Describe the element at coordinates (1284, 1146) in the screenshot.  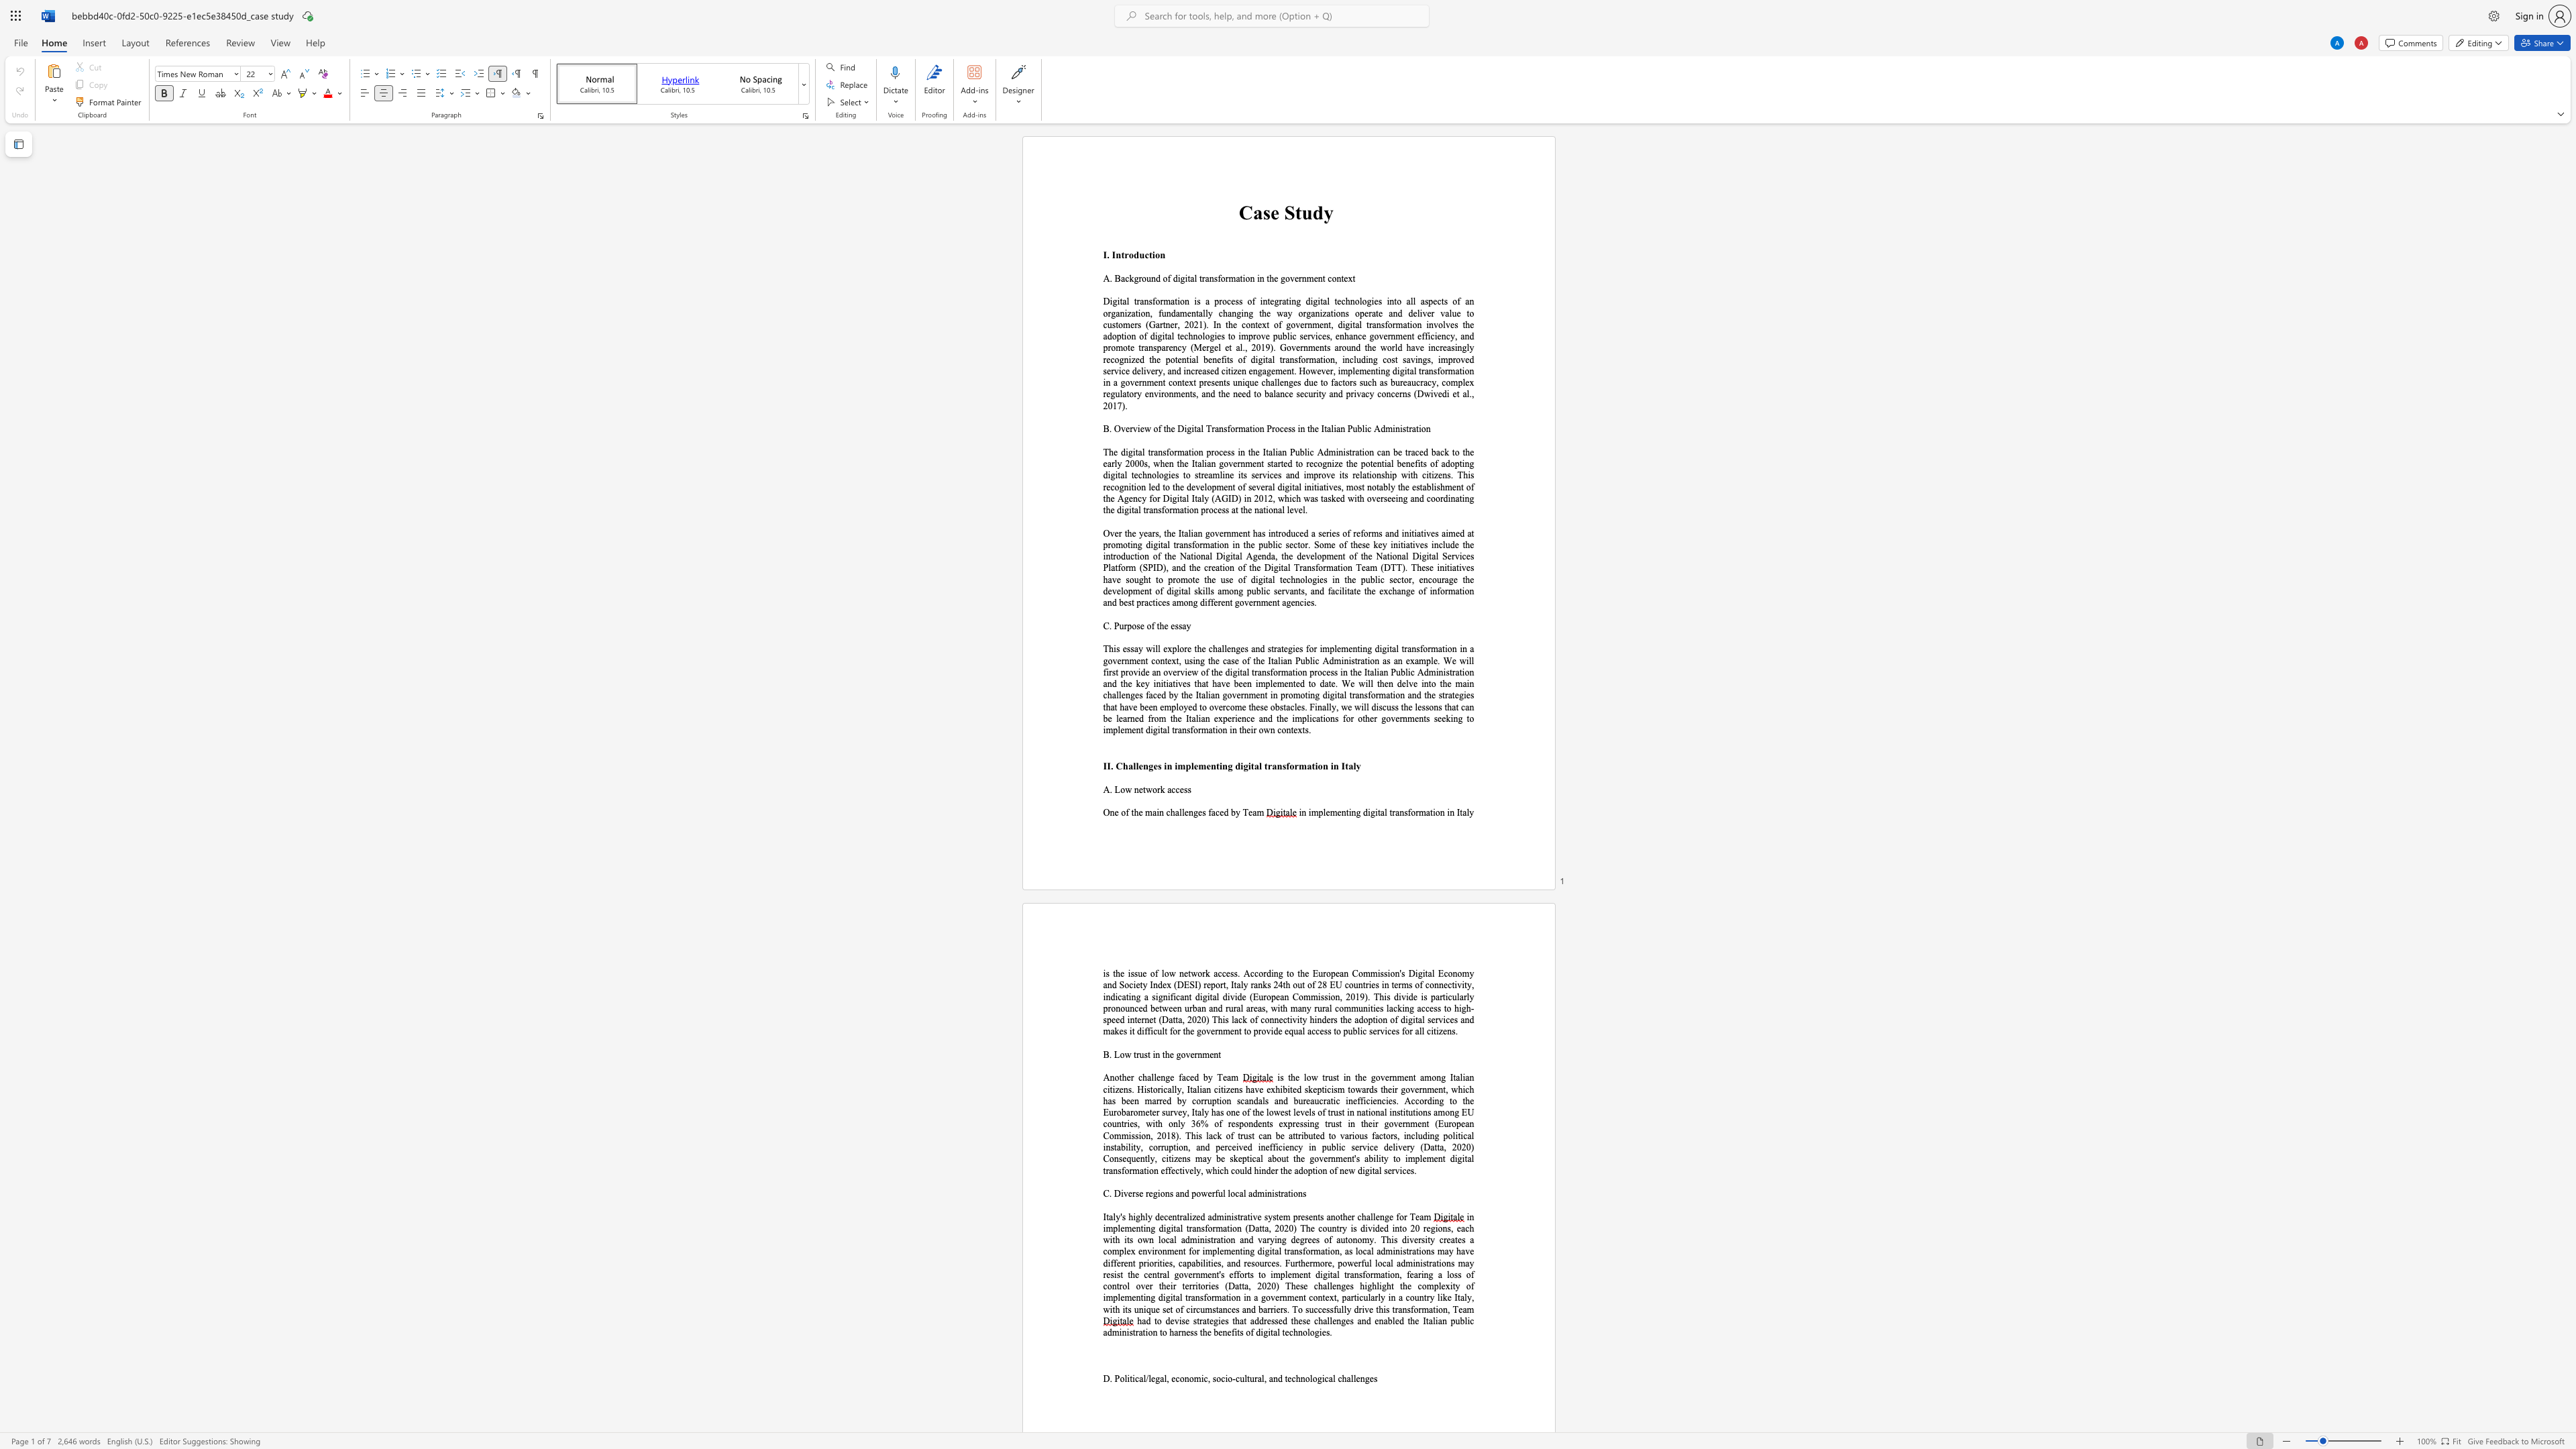
I see `the subset text "ency in public service delivery (Datta, 2020) Consequently, citizens may be skeptical about the government" within the text ", including political instability, corruption, and perceived inefficiency in public service delivery (Datta, 2020) Consequently, citizens may be skeptical about the government"` at that location.